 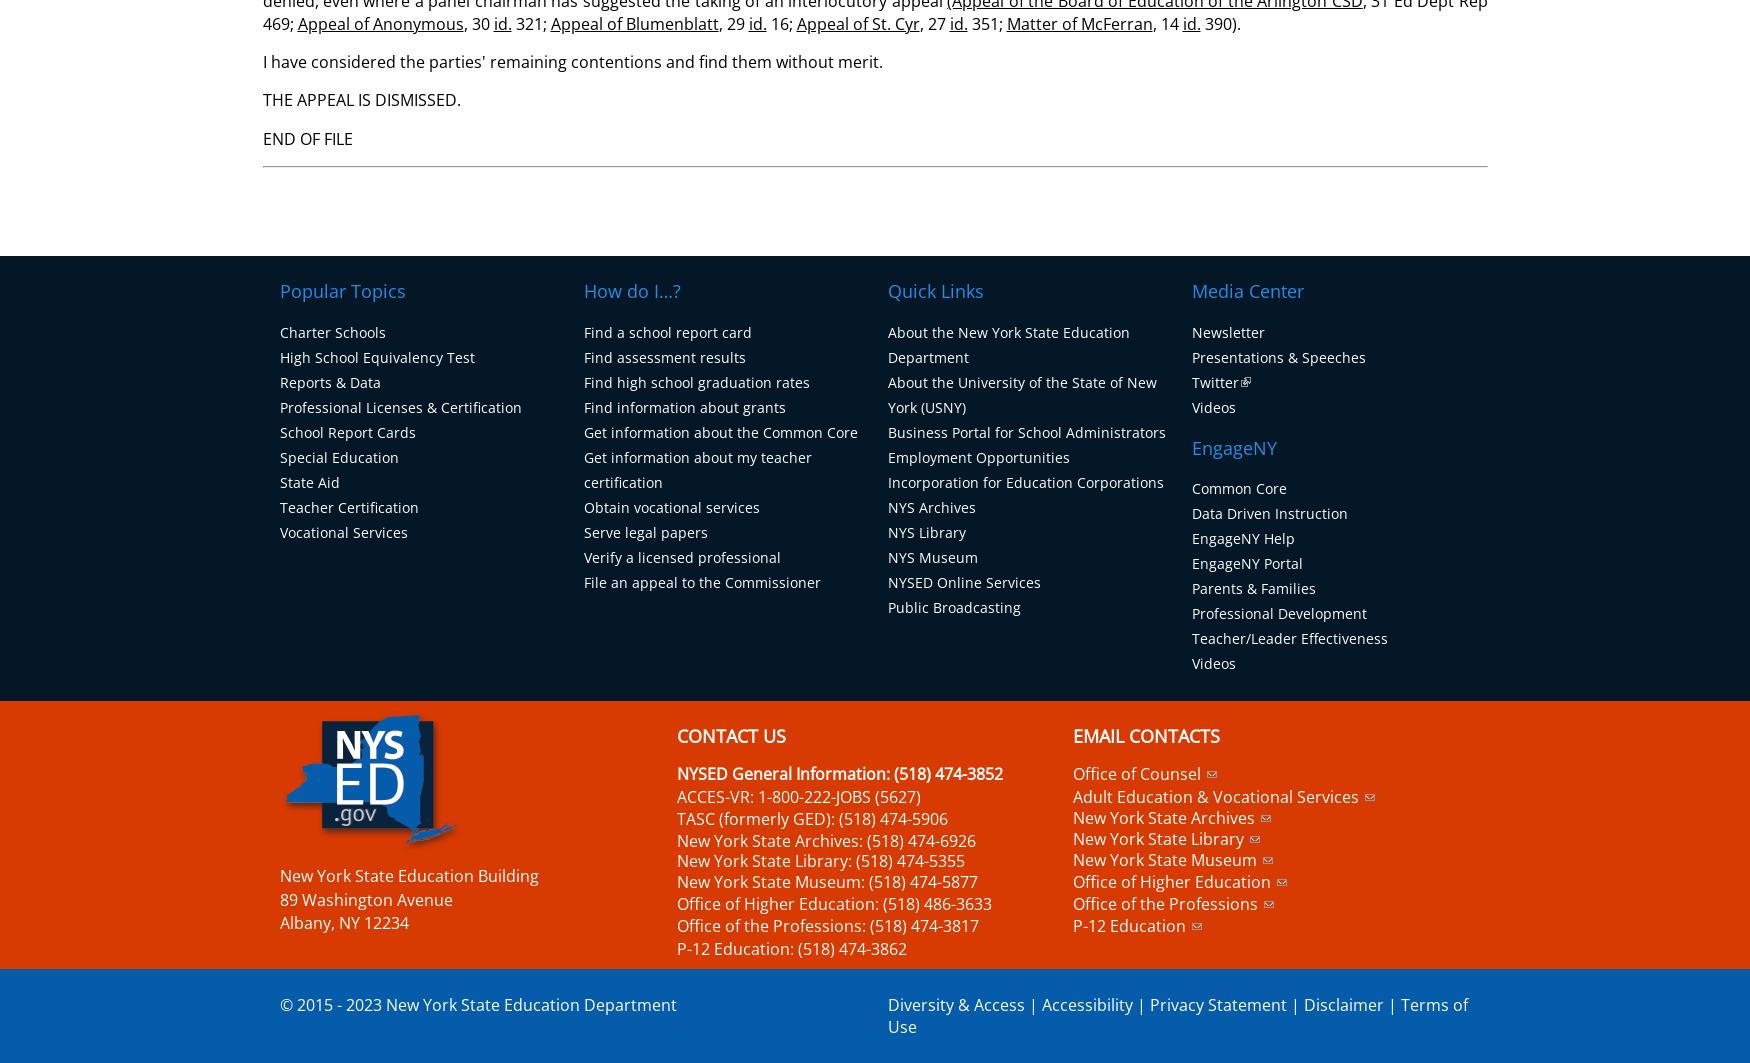 What do you see at coordinates (1040, 1003) in the screenshot?
I see `'Accessibility'` at bounding box center [1040, 1003].